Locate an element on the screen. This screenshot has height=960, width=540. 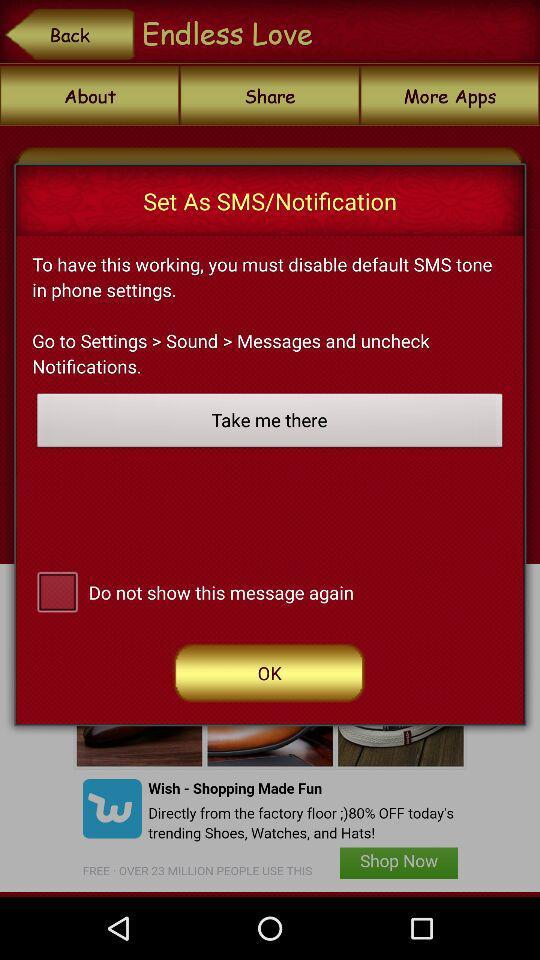
click the check box is located at coordinates (57, 591).